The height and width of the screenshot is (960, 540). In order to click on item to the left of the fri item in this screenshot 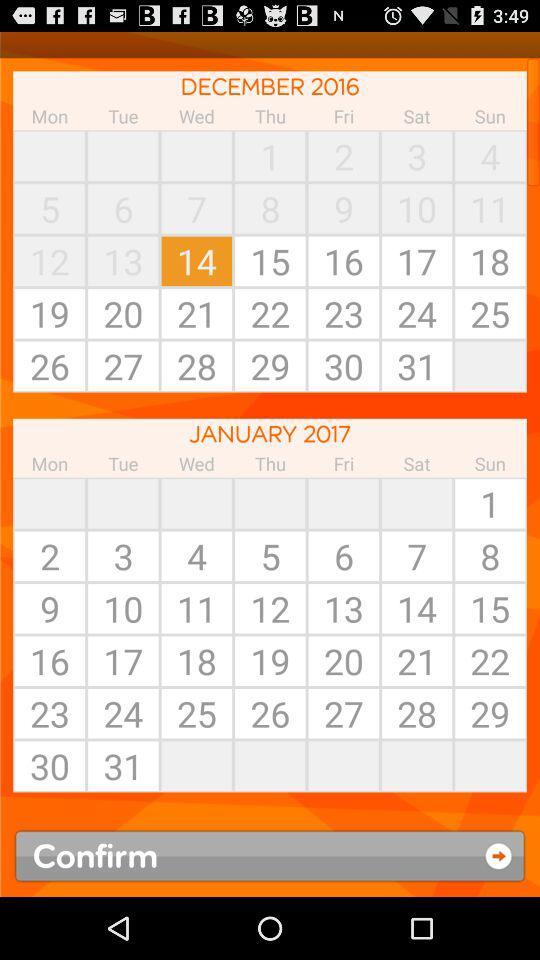, I will do `click(270, 502)`.